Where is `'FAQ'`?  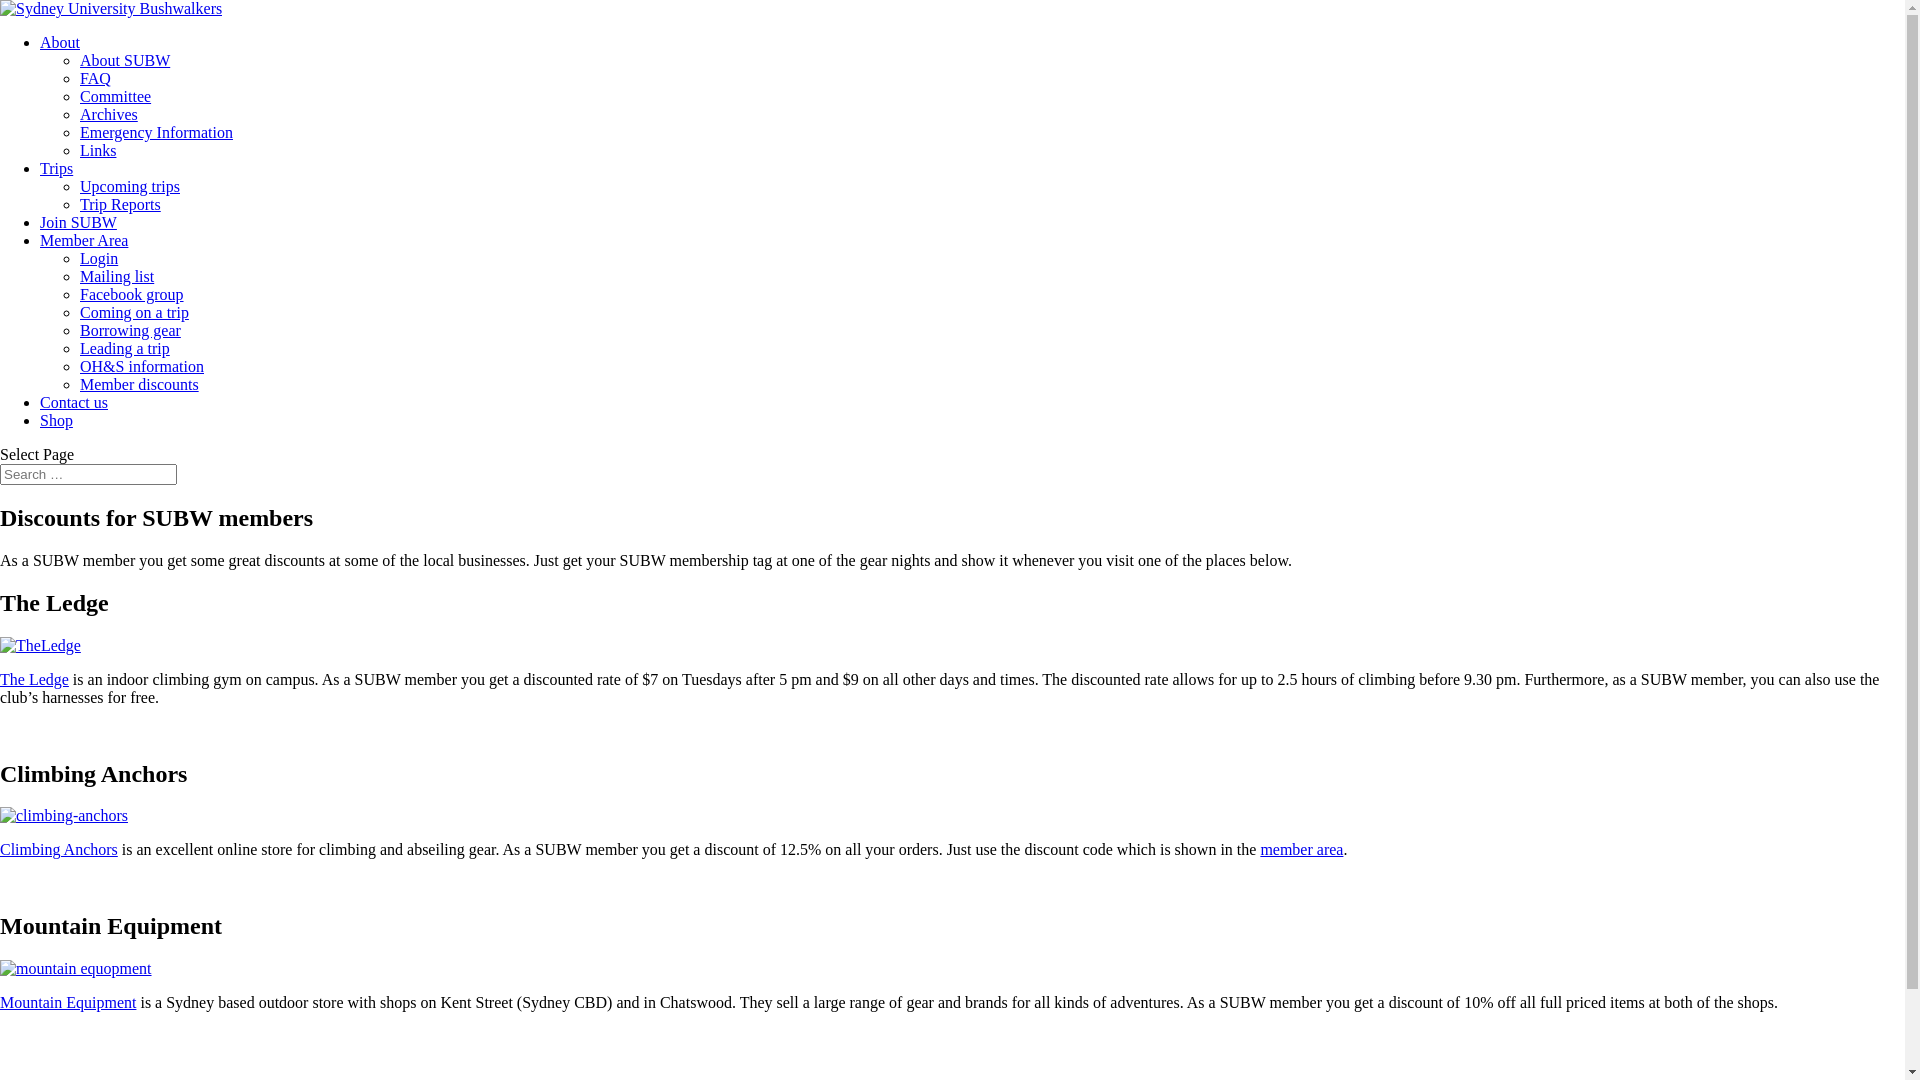 'FAQ' is located at coordinates (94, 77).